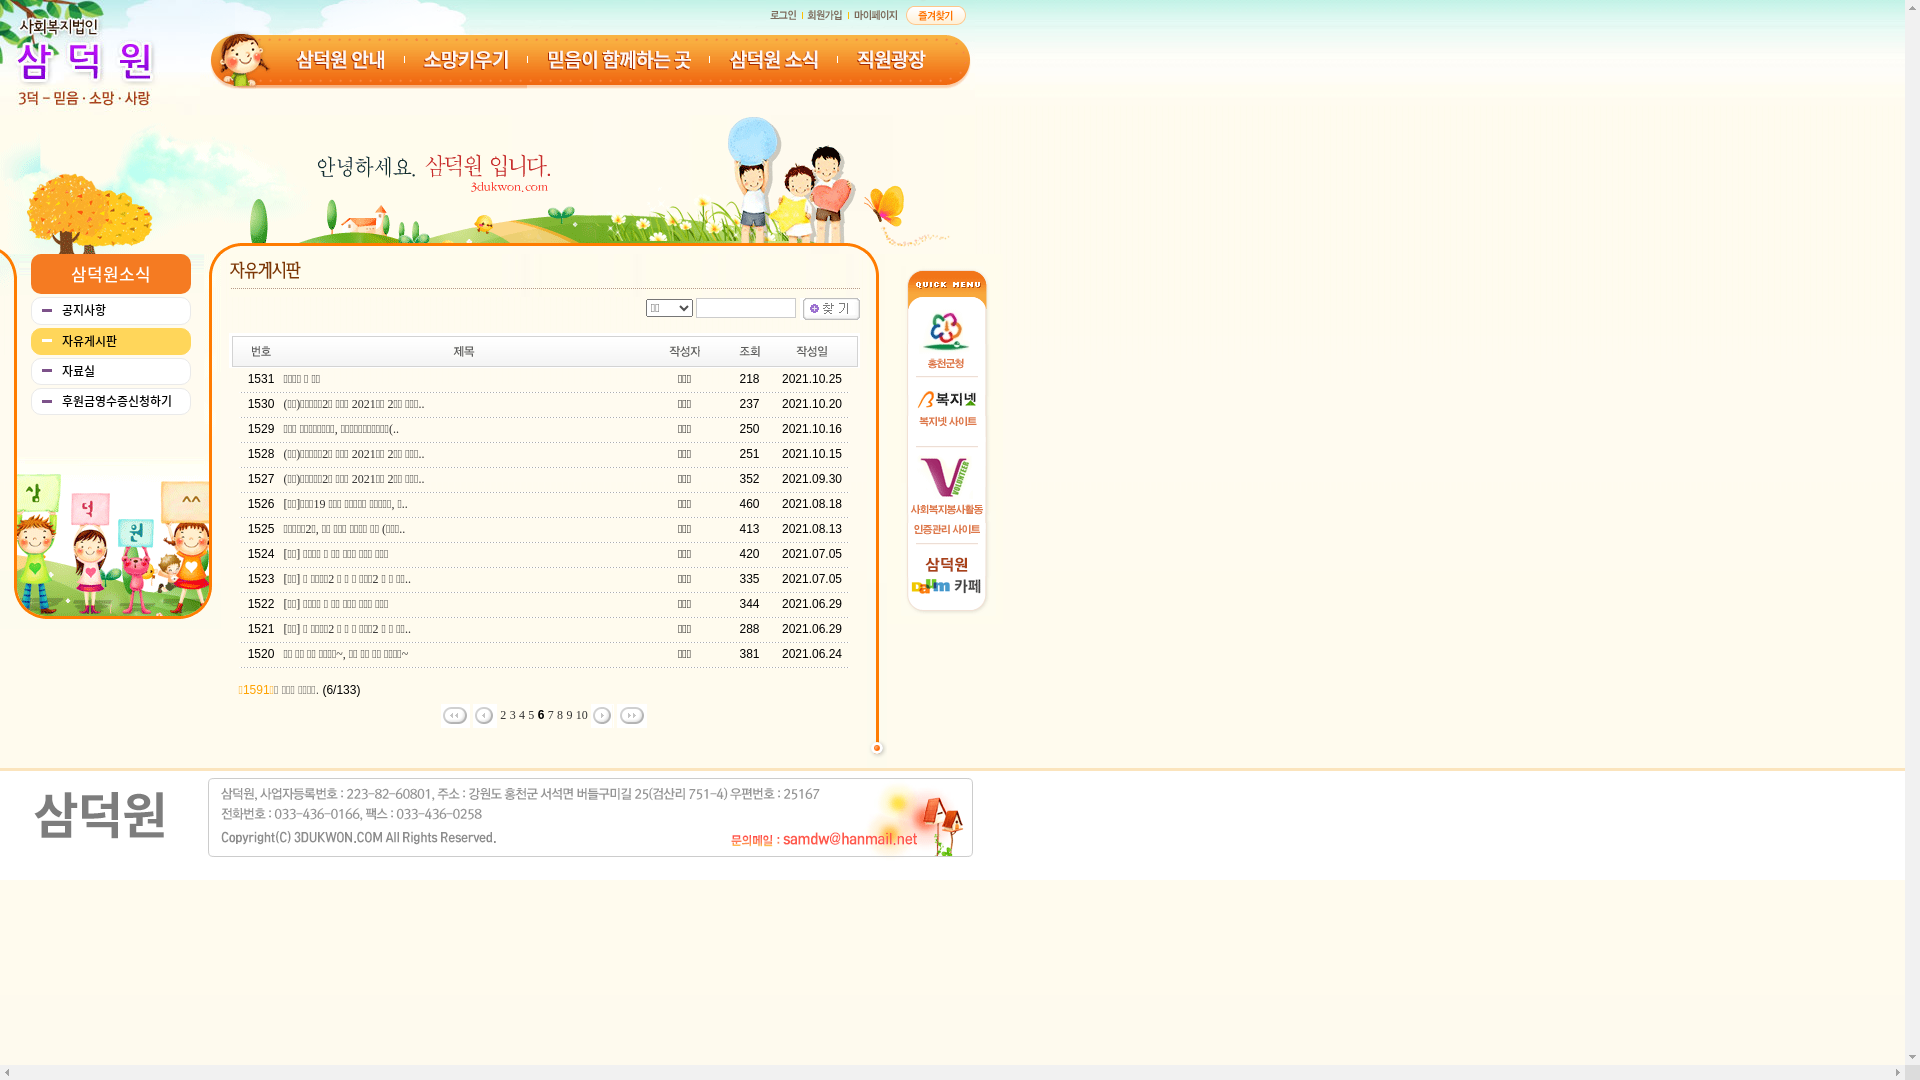  I want to click on '10', so click(580, 713).